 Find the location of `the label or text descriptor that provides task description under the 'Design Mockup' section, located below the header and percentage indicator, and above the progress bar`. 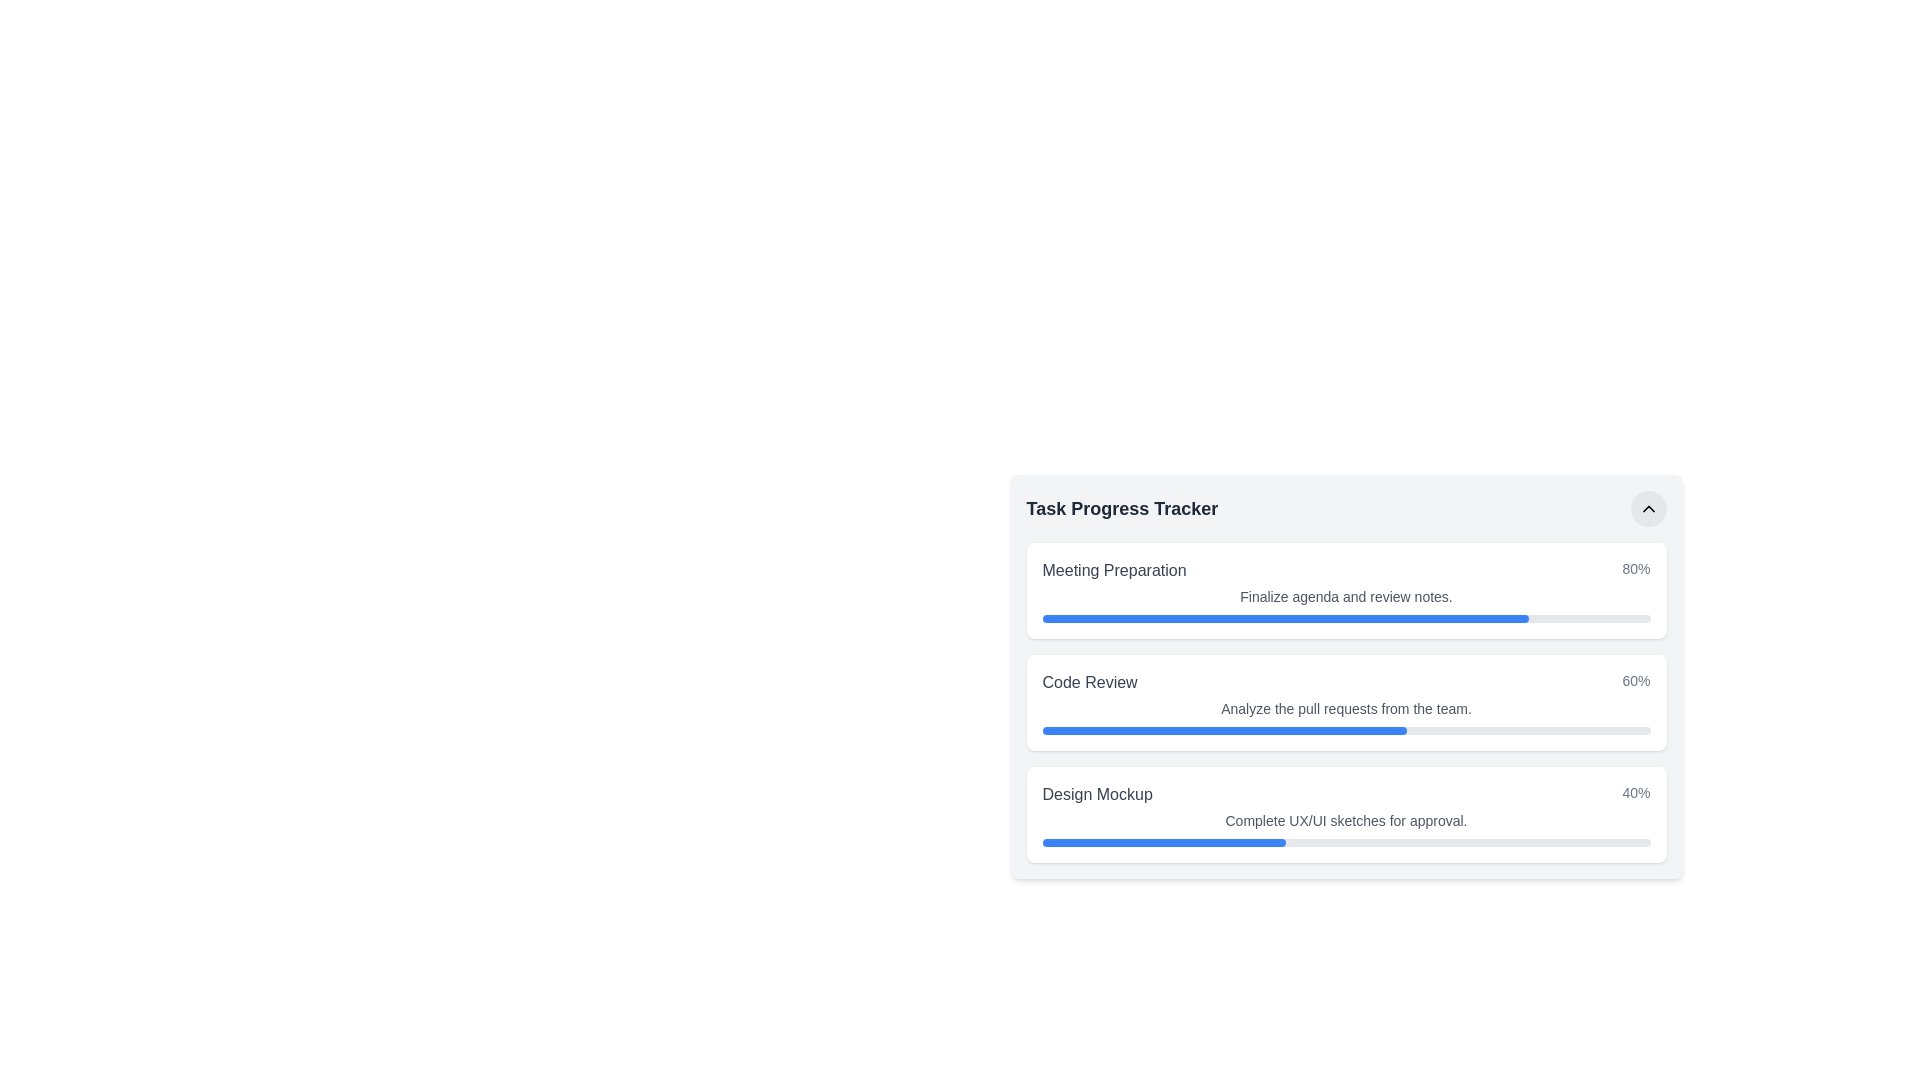

the label or text descriptor that provides task description under the 'Design Mockup' section, located below the header and percentage indicator, and above the progress bar is located at coordinates (1346, 821).